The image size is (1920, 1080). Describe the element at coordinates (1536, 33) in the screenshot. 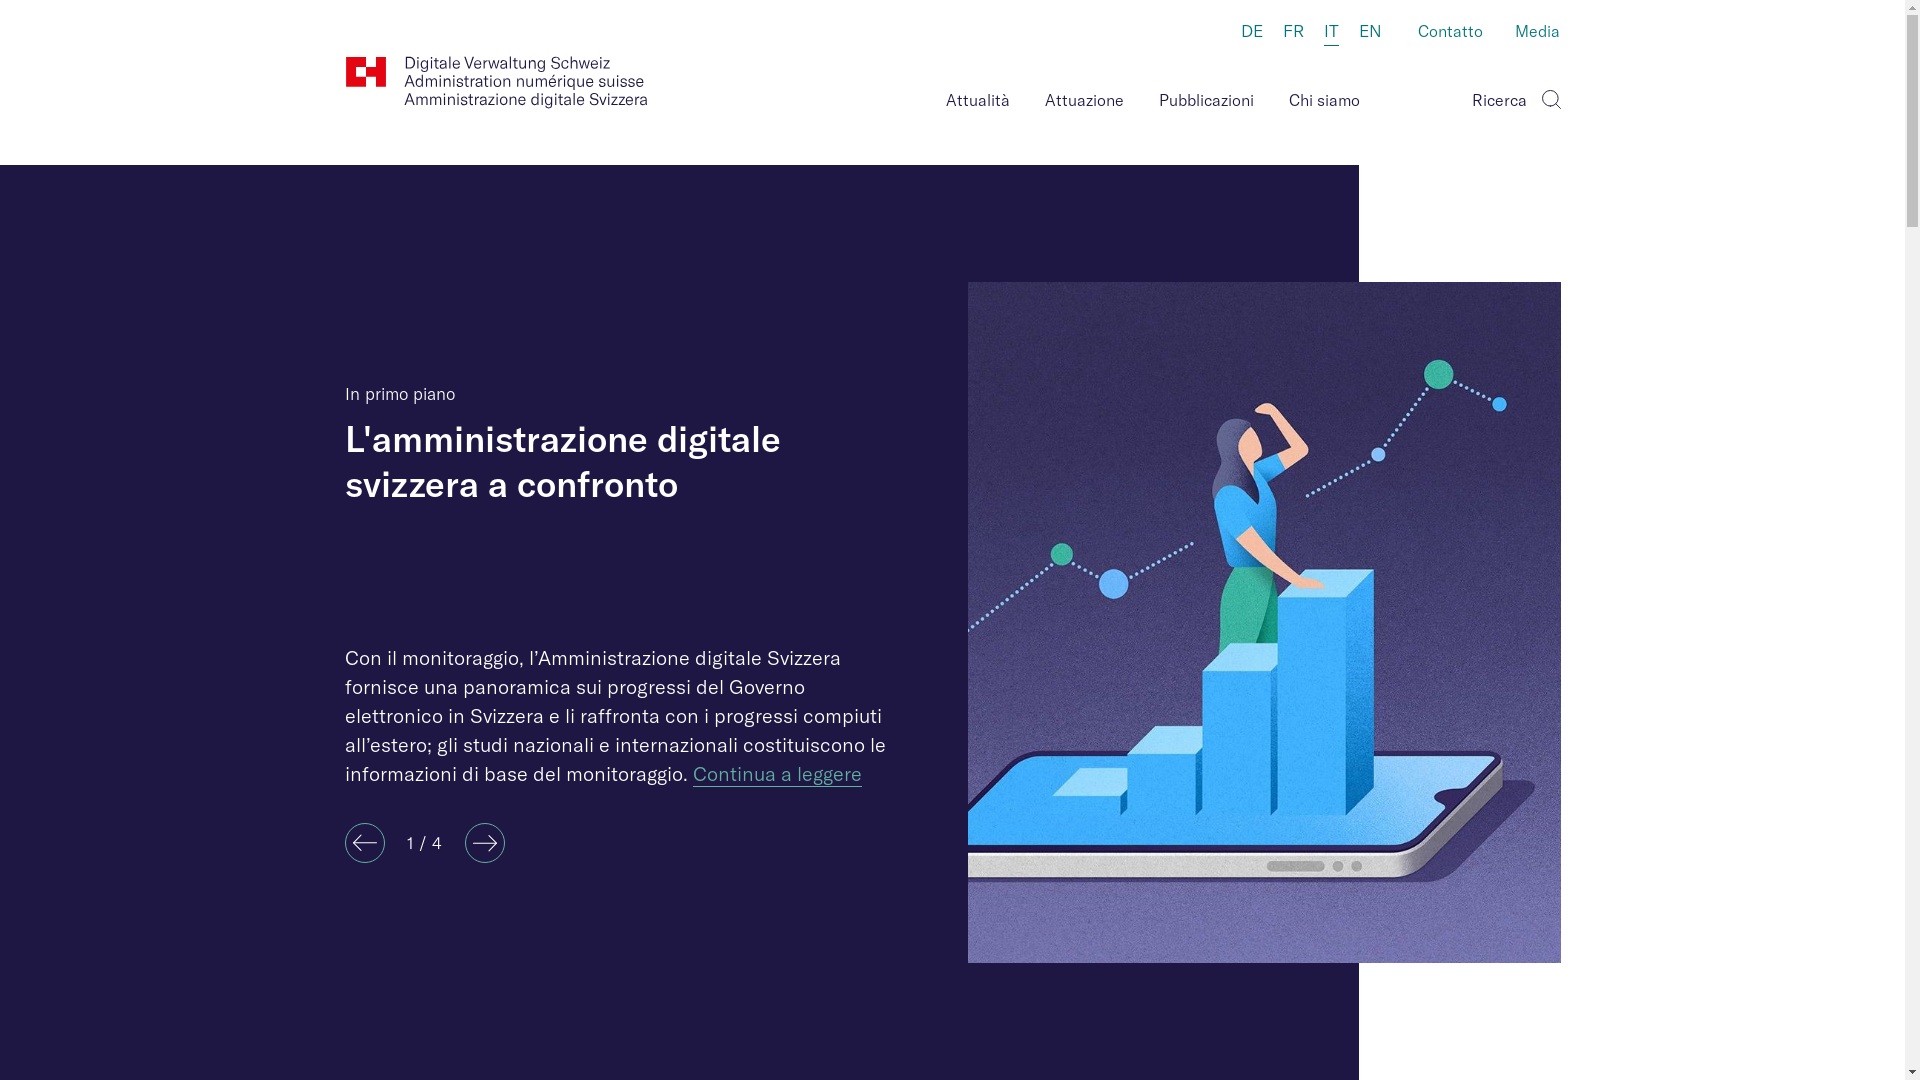

I see `'Media'` at that location.